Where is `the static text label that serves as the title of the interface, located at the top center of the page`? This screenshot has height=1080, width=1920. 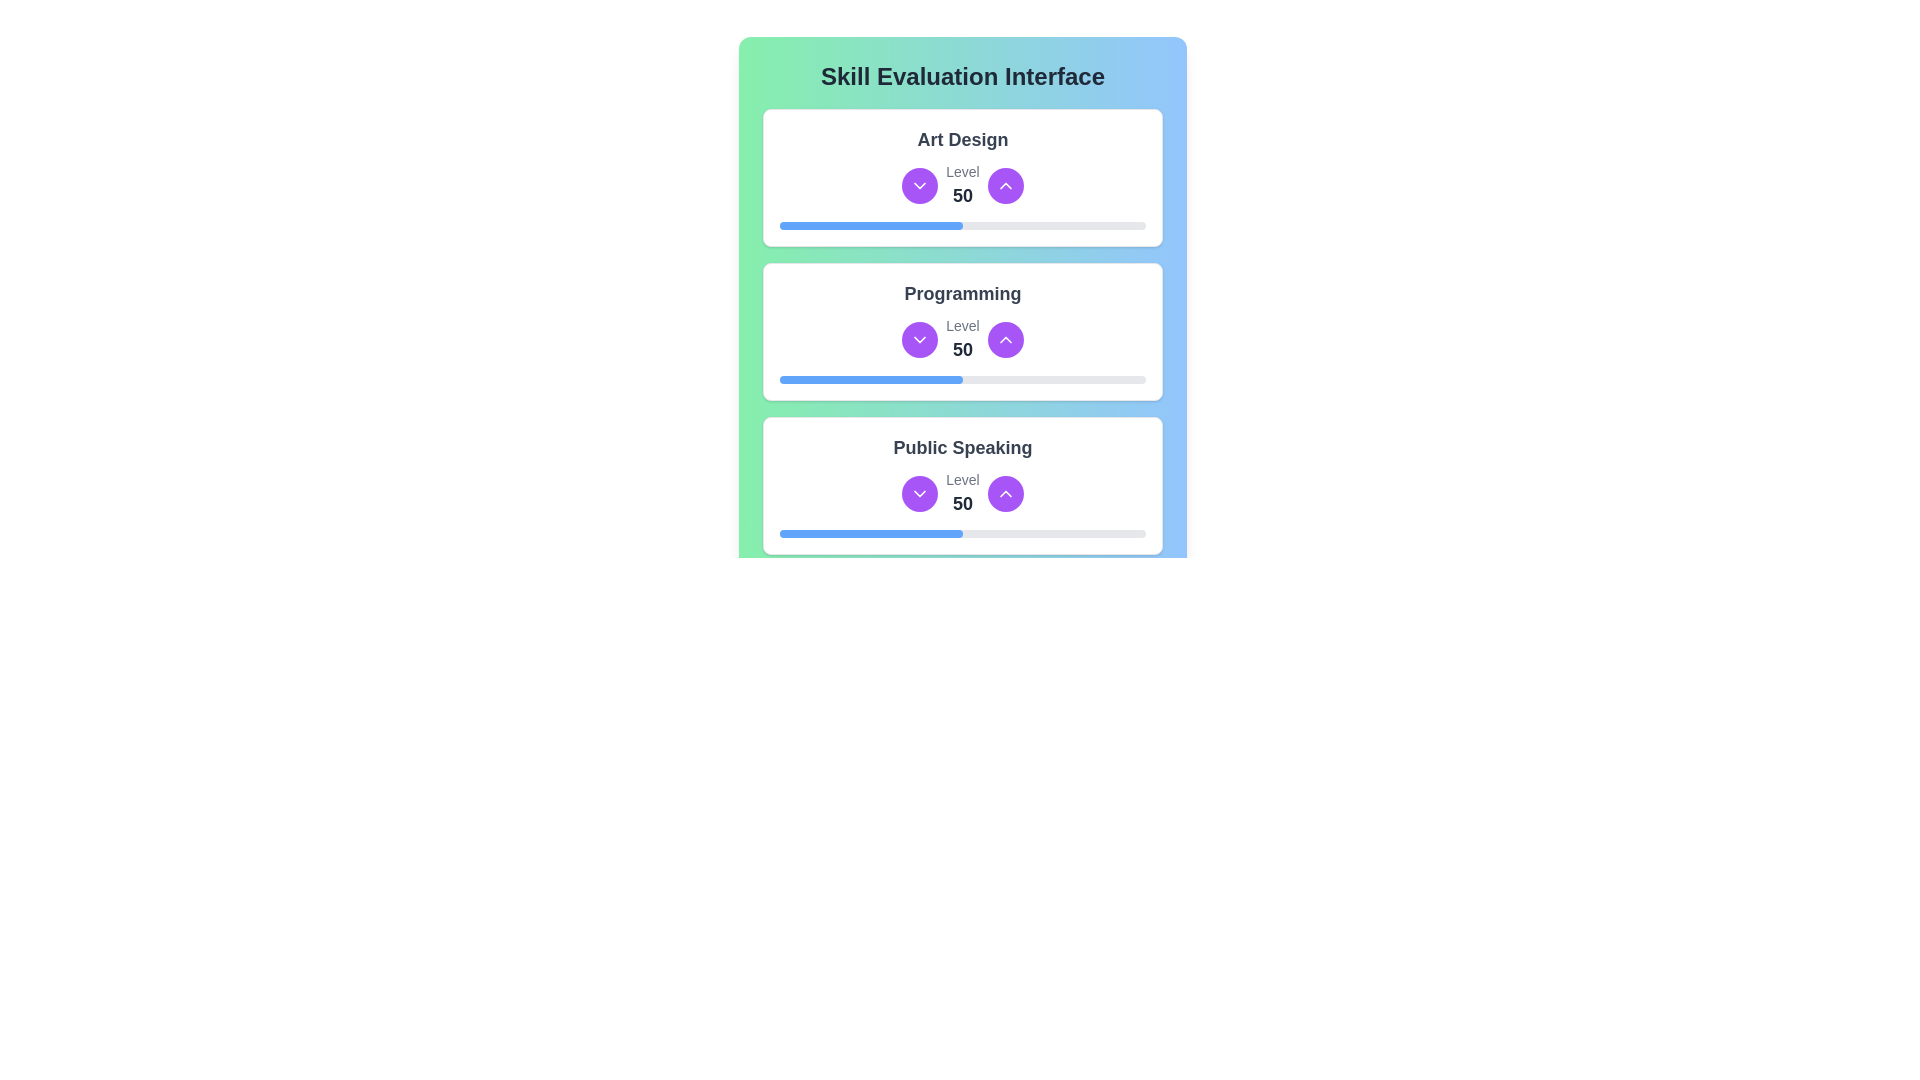 the static text label that serves as the title of the interface, located at the top center of the page is located at coordinates (963, 76).